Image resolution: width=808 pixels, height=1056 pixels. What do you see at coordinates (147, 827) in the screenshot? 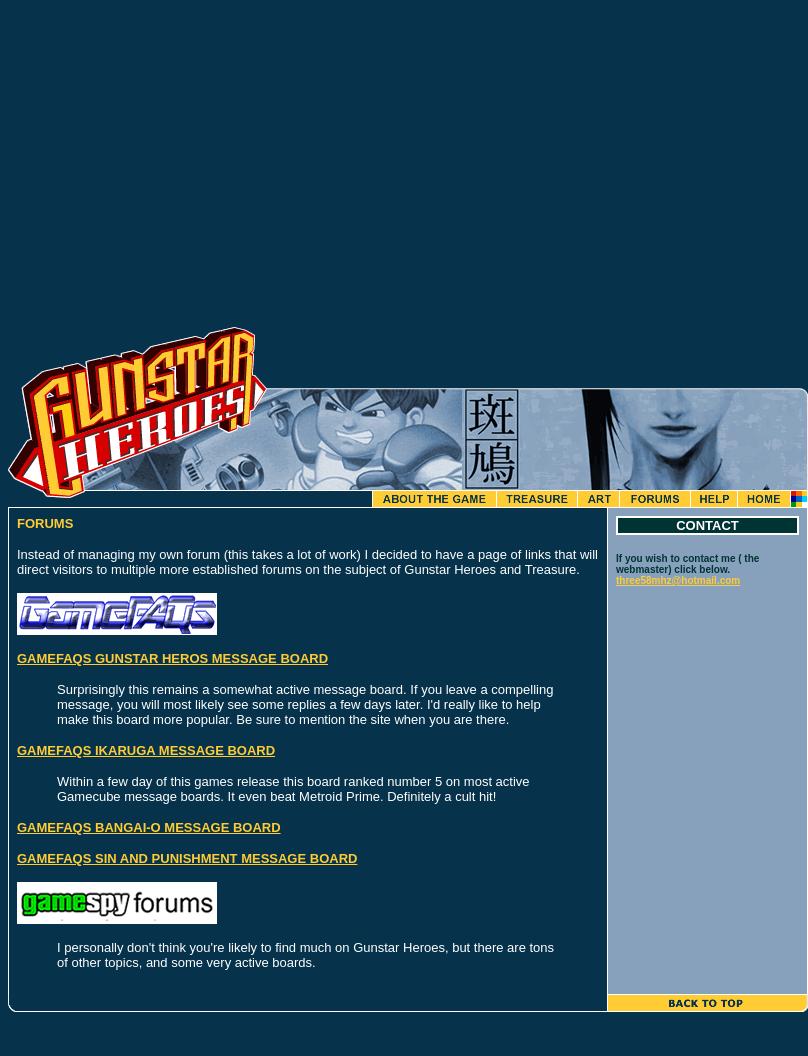
I see `'GAMEFAQS 
                    BANGAI-O MESSAGE BOARD'` at bounding box center [147, 827].